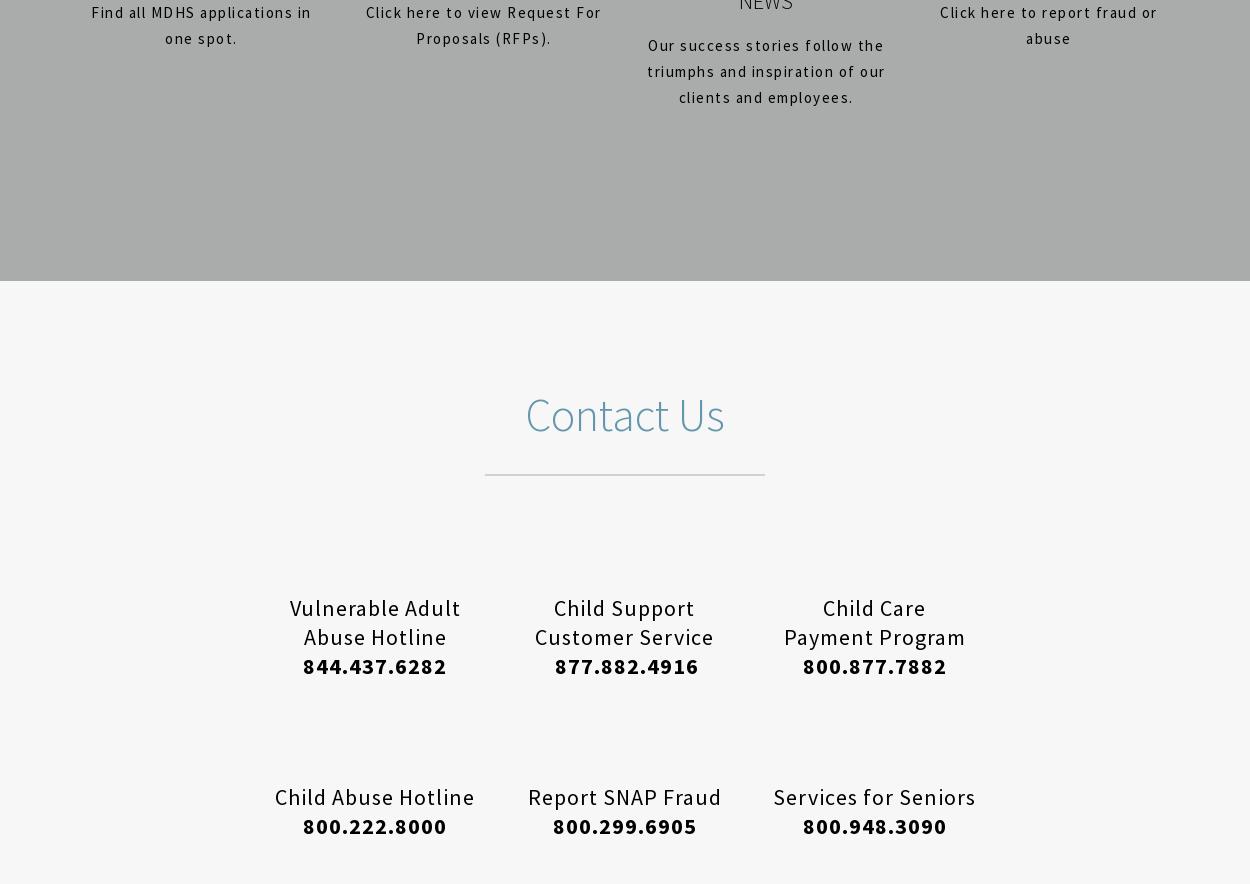 This screenshot has width=1250, height=884. I want to click on 'Click here to view Request For Proposals (RFPs).', so click(482, 25).